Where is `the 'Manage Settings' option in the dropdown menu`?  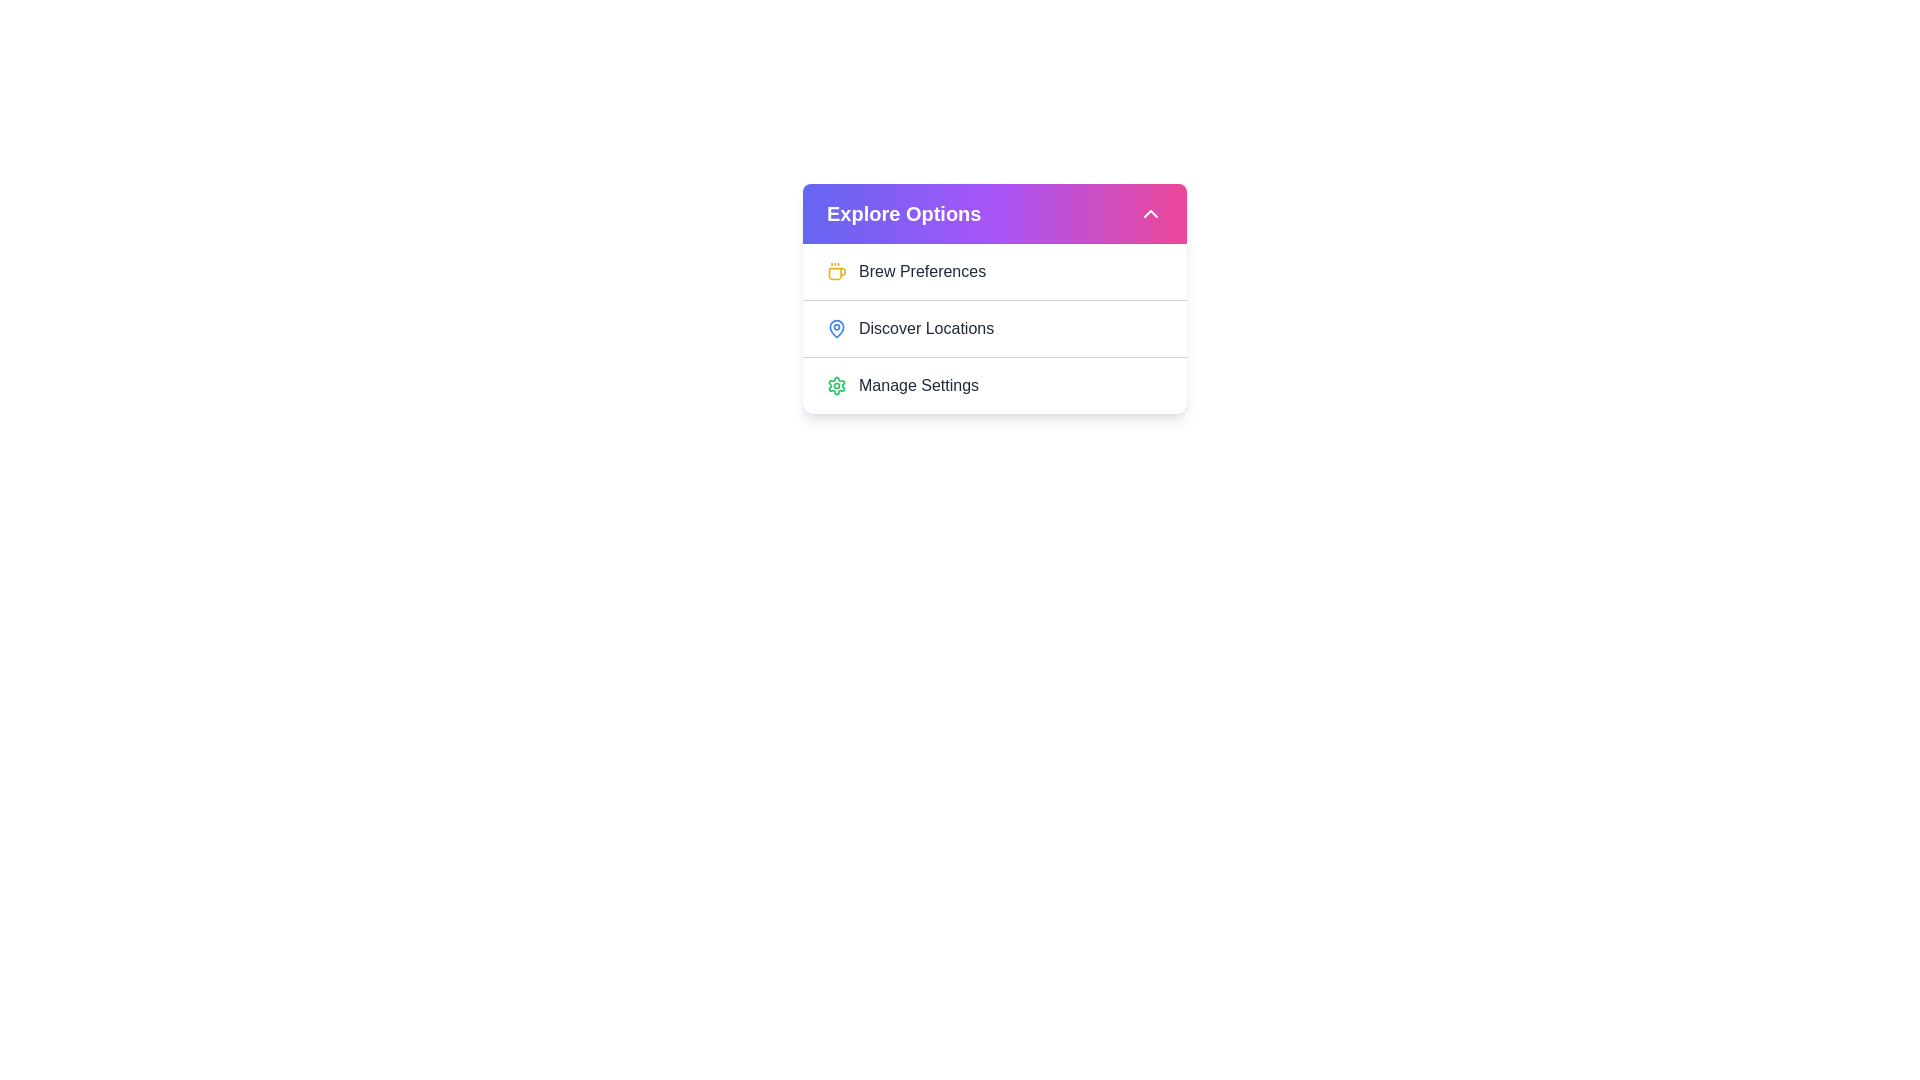 the 'Manage Settings' option in the dropdown menu is located at coordinates (994, 385).